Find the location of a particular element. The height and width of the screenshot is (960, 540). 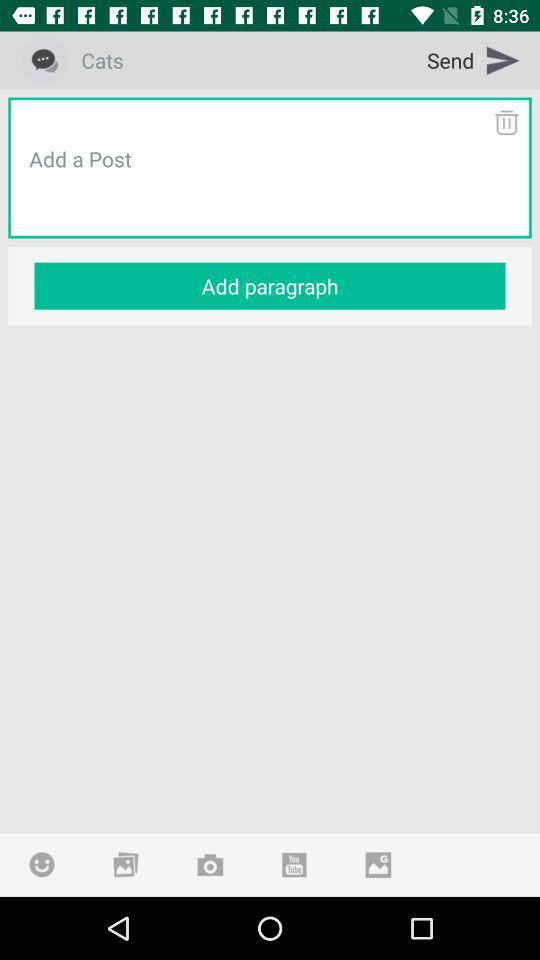

insert google image is located at coordinates (378, 863).